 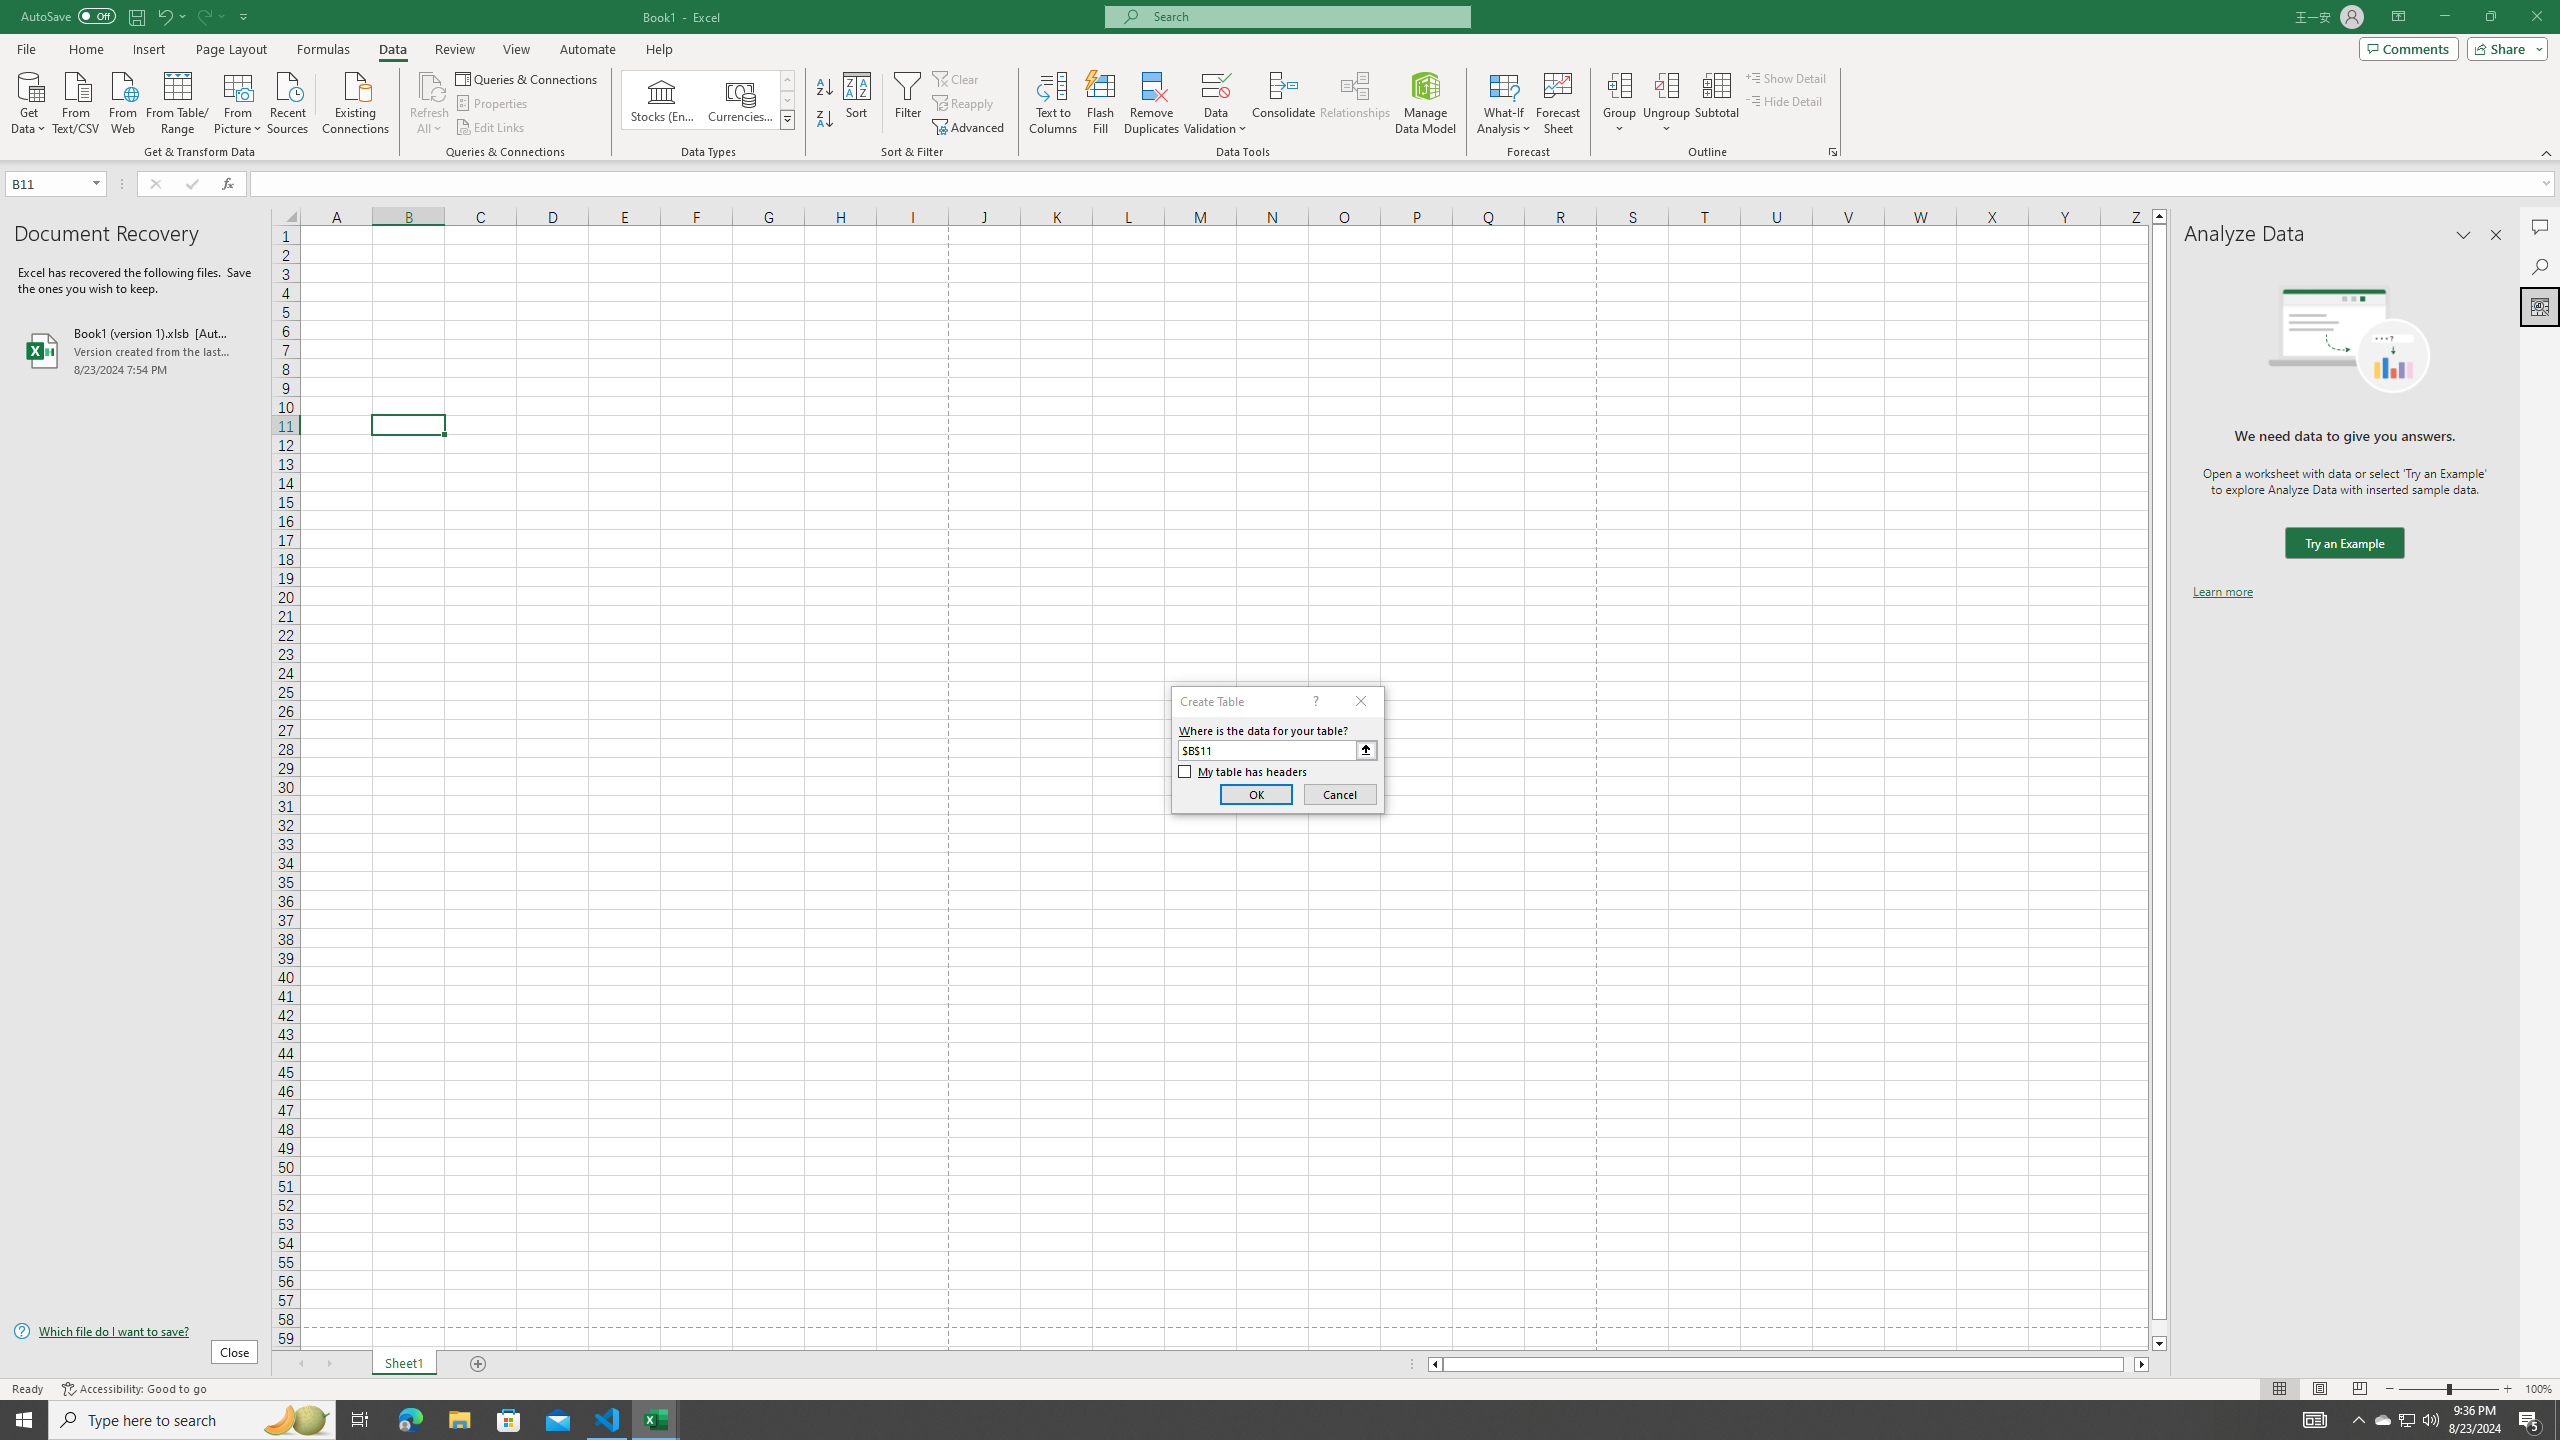 I want to click on 'Show Detail', so click(x=1785, y=77).